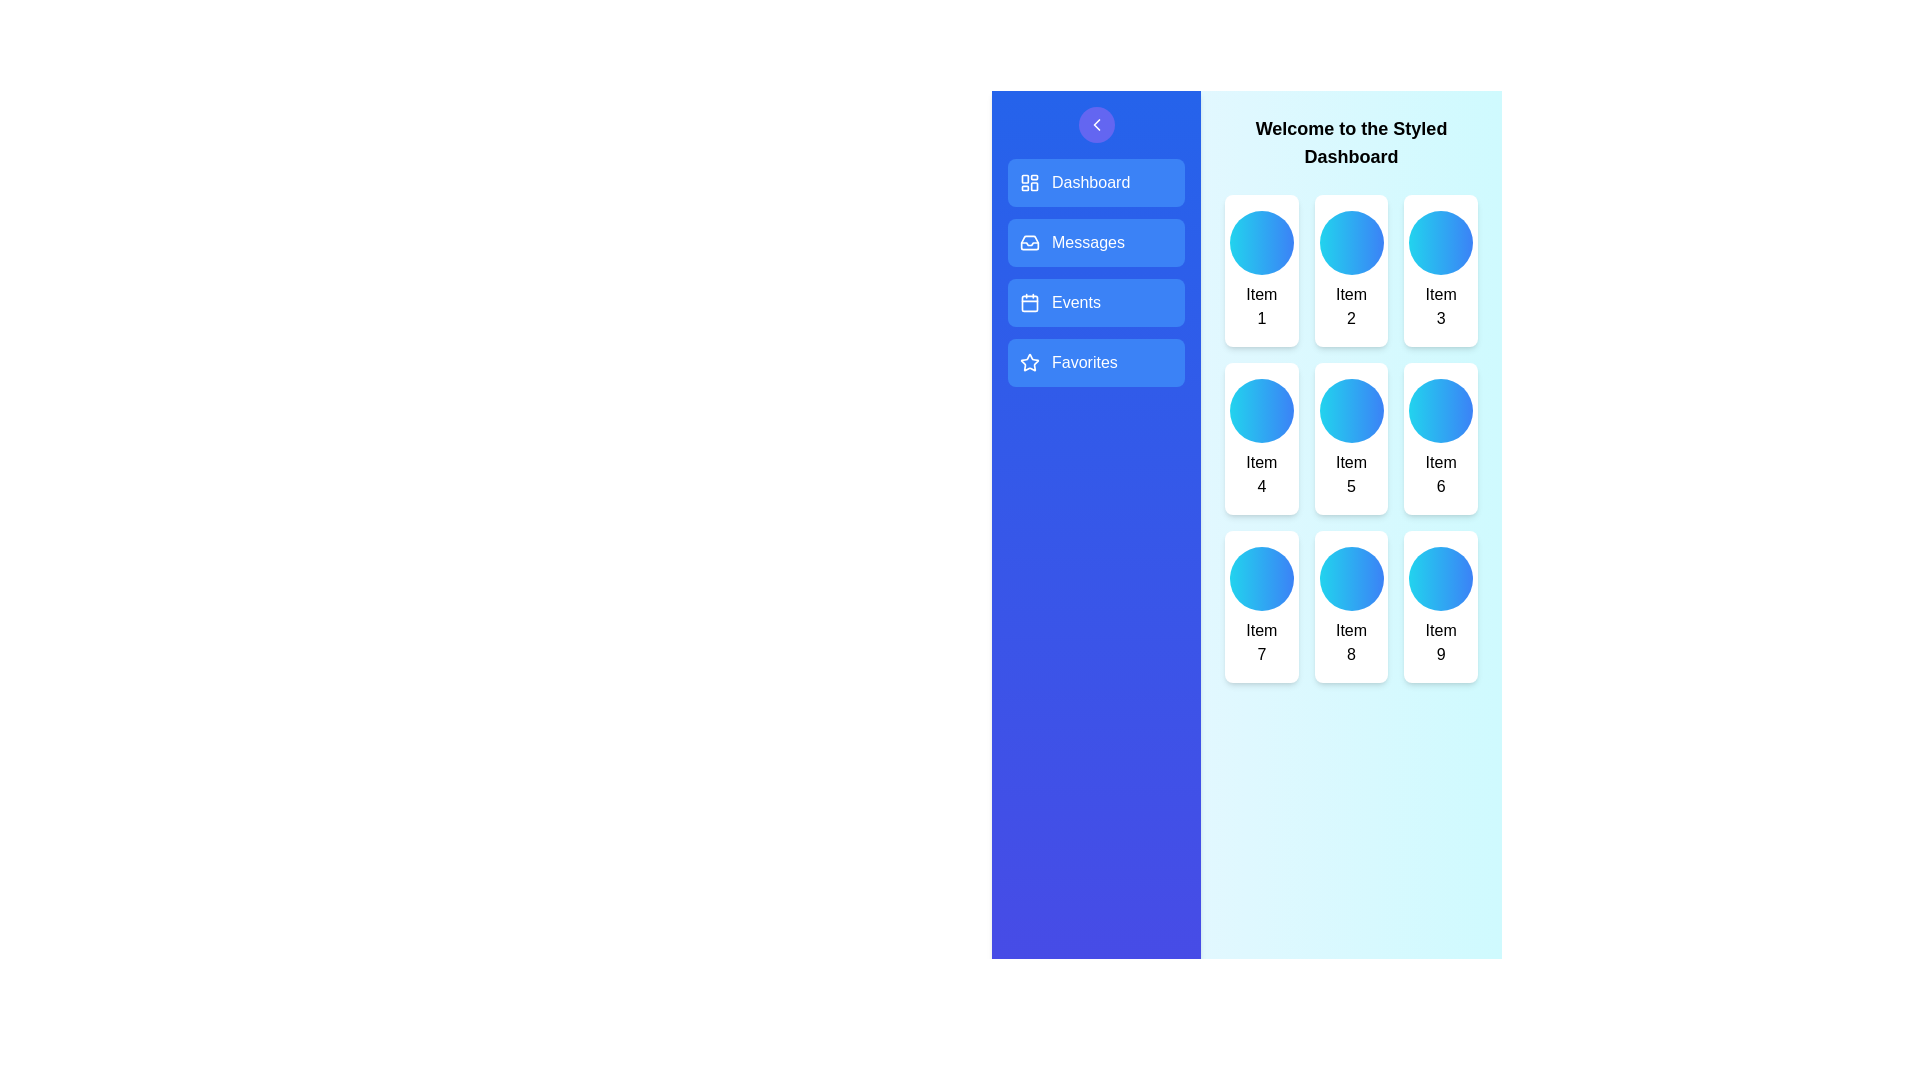 The width and height of the screenshot is (1920, 1080). I want to click on the welcome message text, so click(1351, 141).